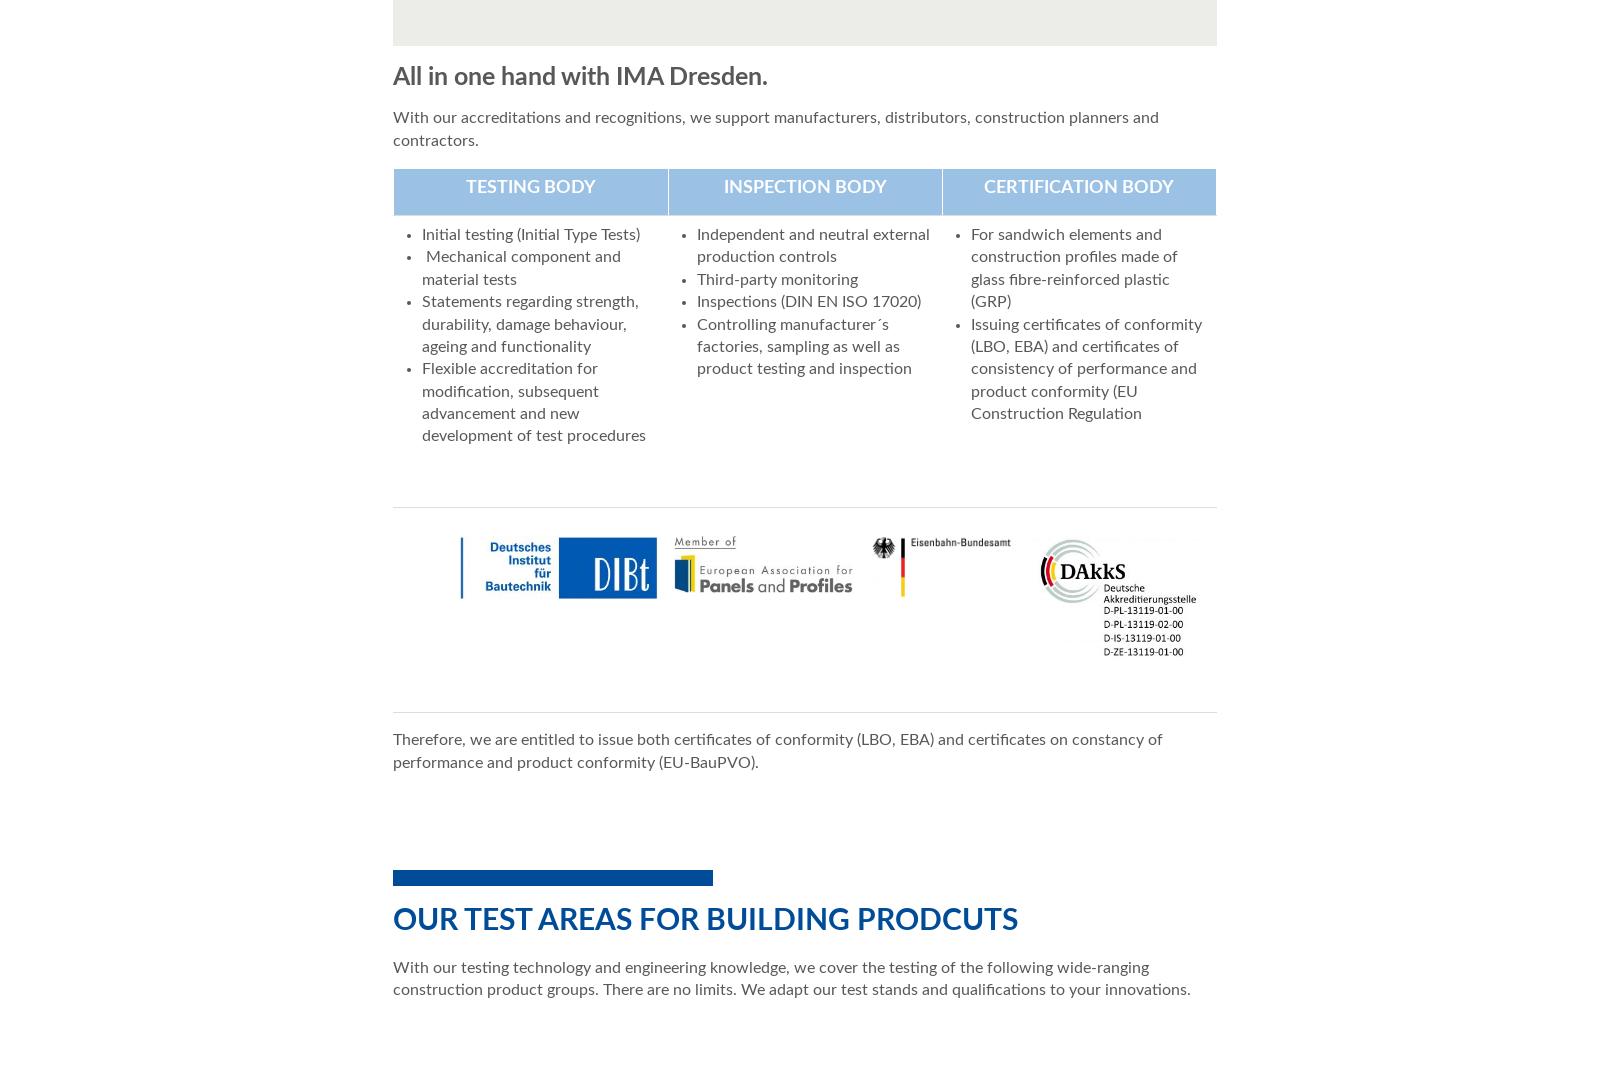  Describe the element at coordinates (696, 300) in the screenshot. I see `'Inspections (DIN EN ISO 17020)'` at that location.